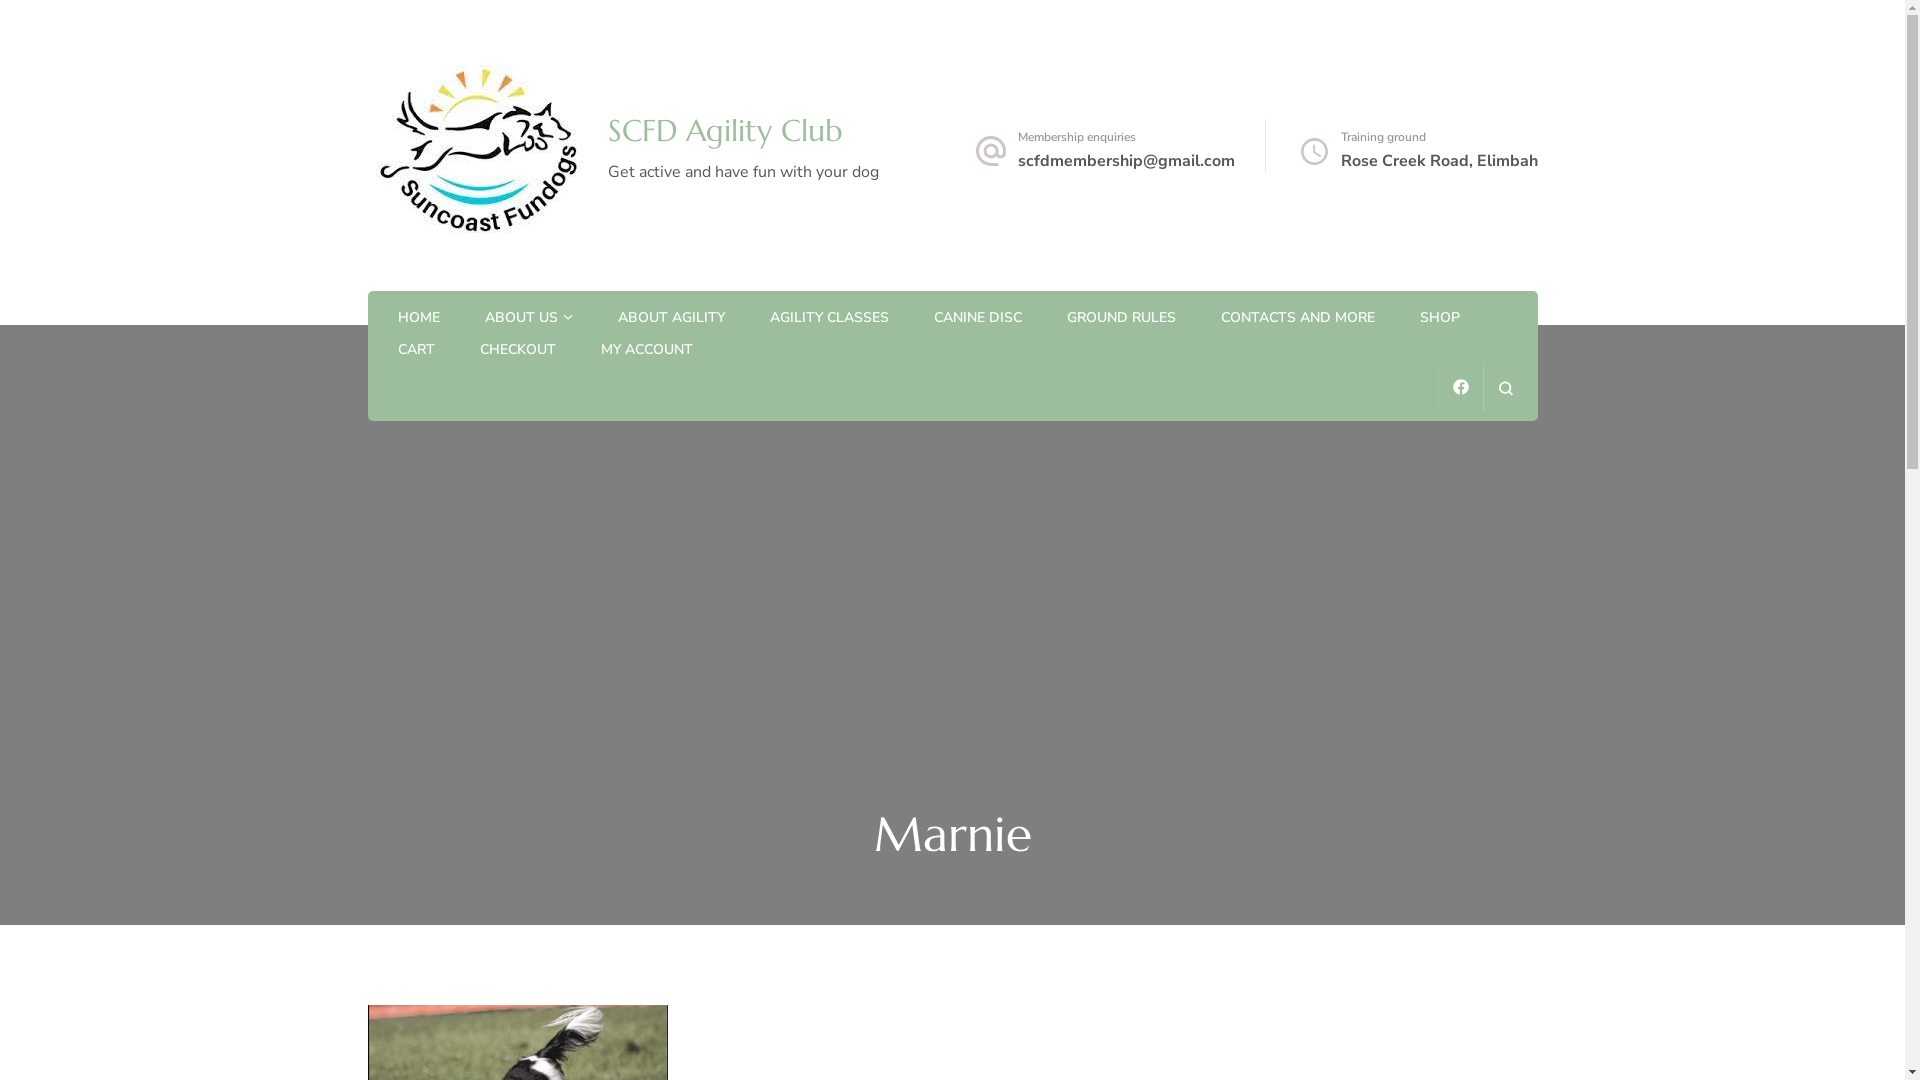 The image size is (1920, 1080). I want to click on 'CHECKOUT', so click(480, 350).